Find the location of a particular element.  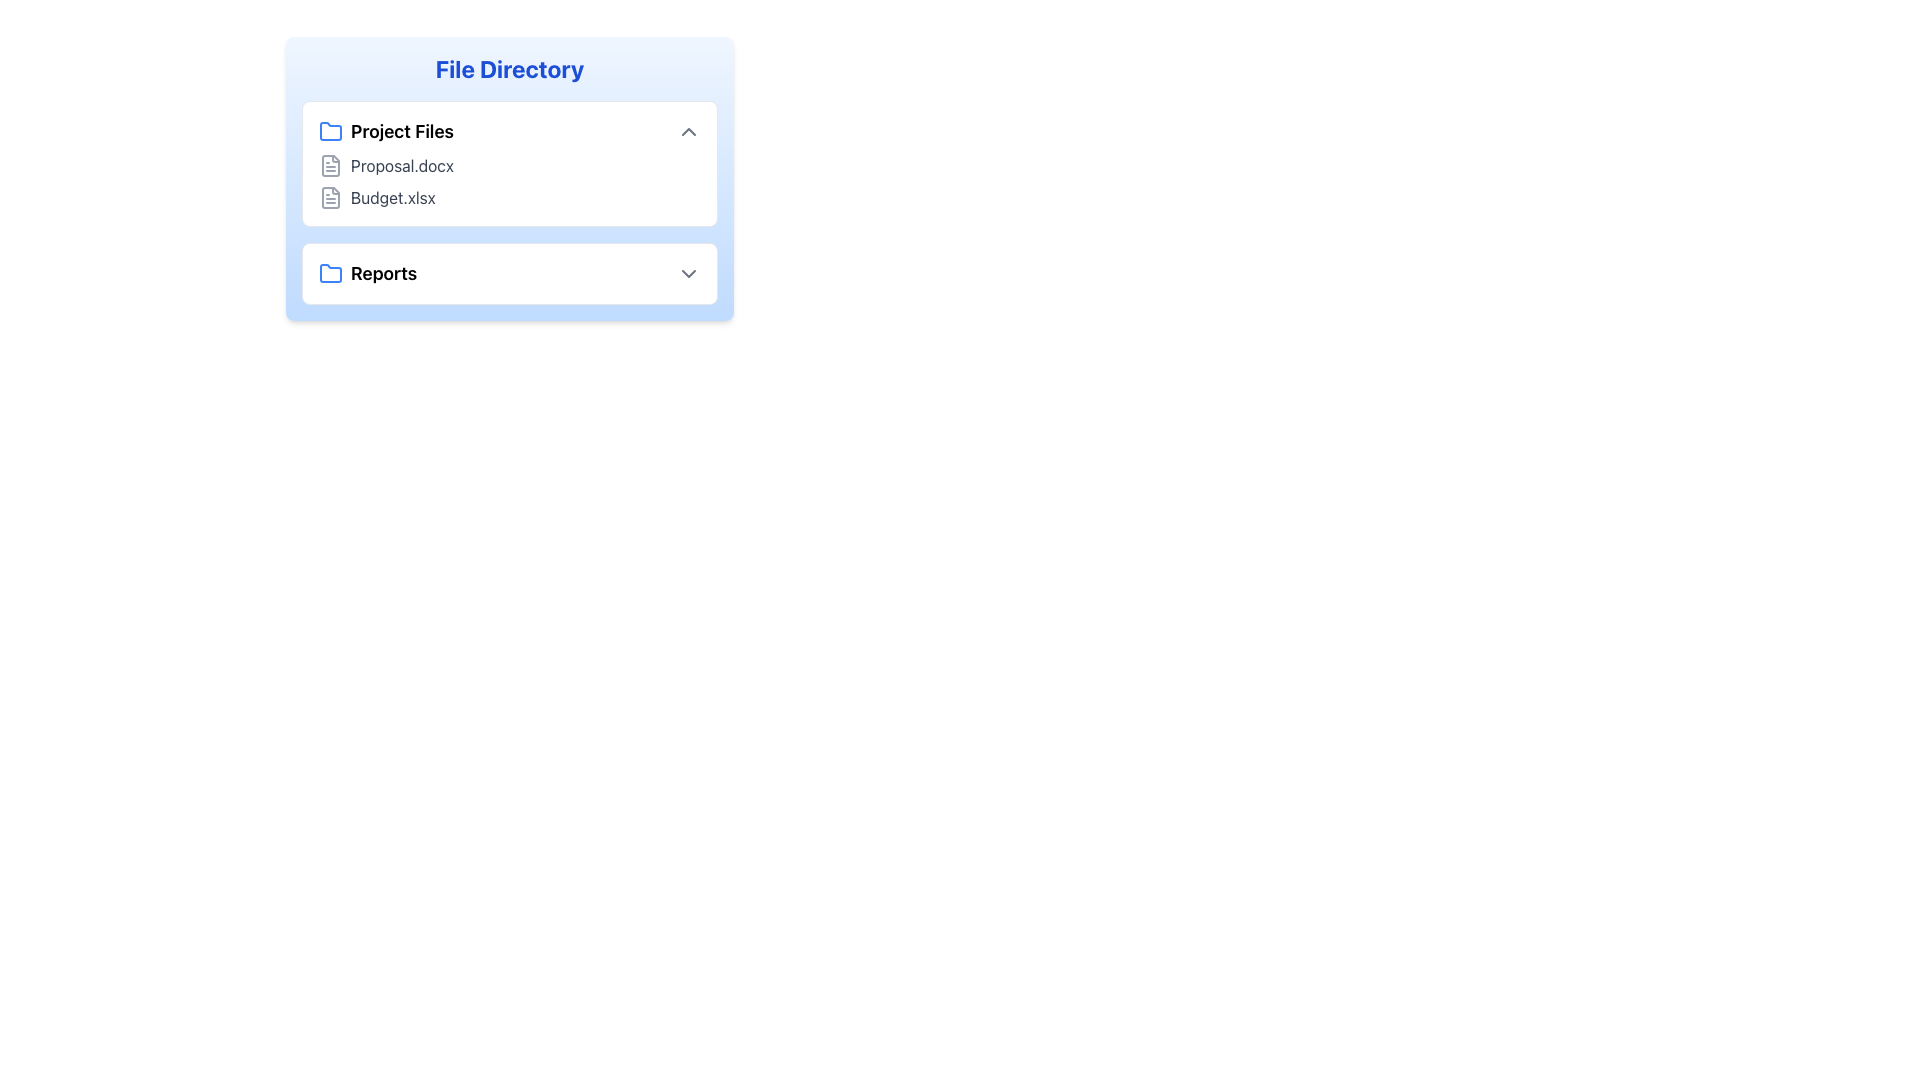

the text label displaying 'Proposal.docx', the first file listed under the 'Project Files' folder in the directory is located at coordinates (401, 164).